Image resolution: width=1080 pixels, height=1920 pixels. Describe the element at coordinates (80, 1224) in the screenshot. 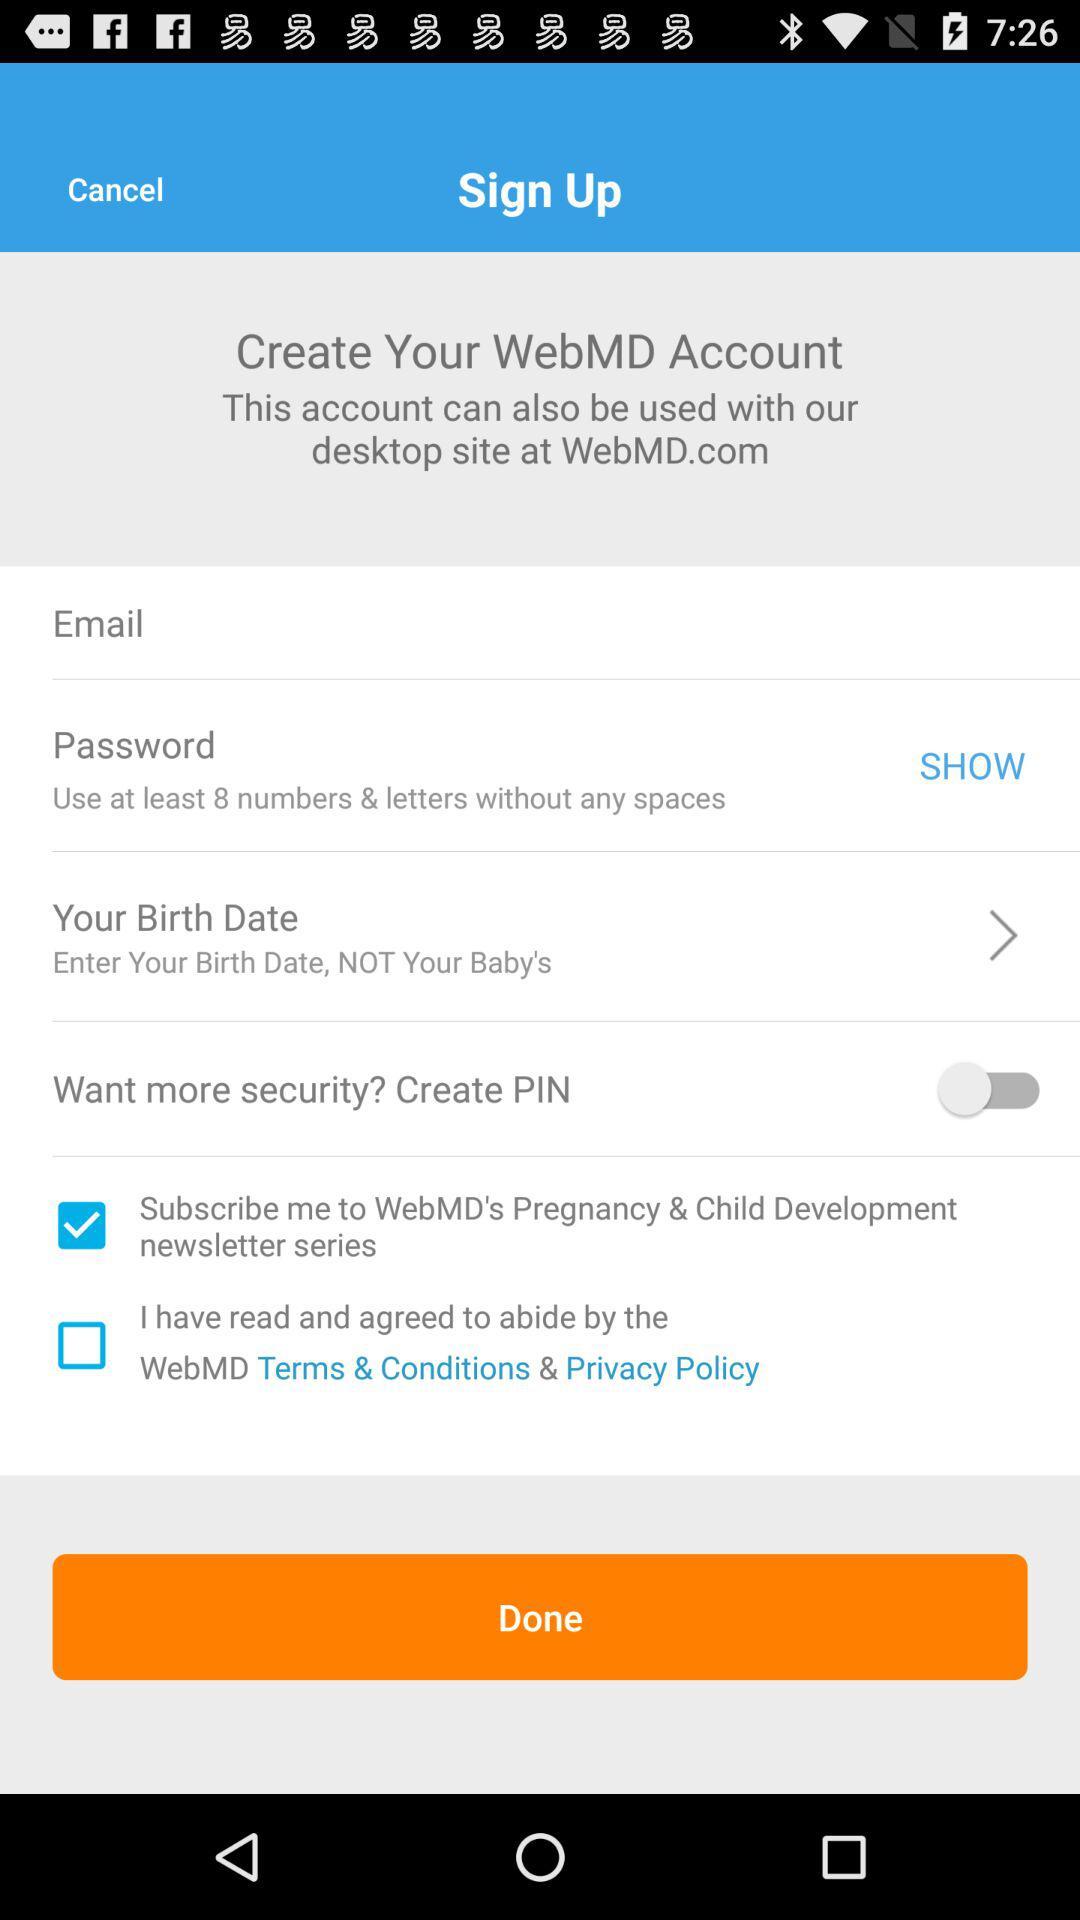

I see `the item to the left of subscribe me to item` at that location.